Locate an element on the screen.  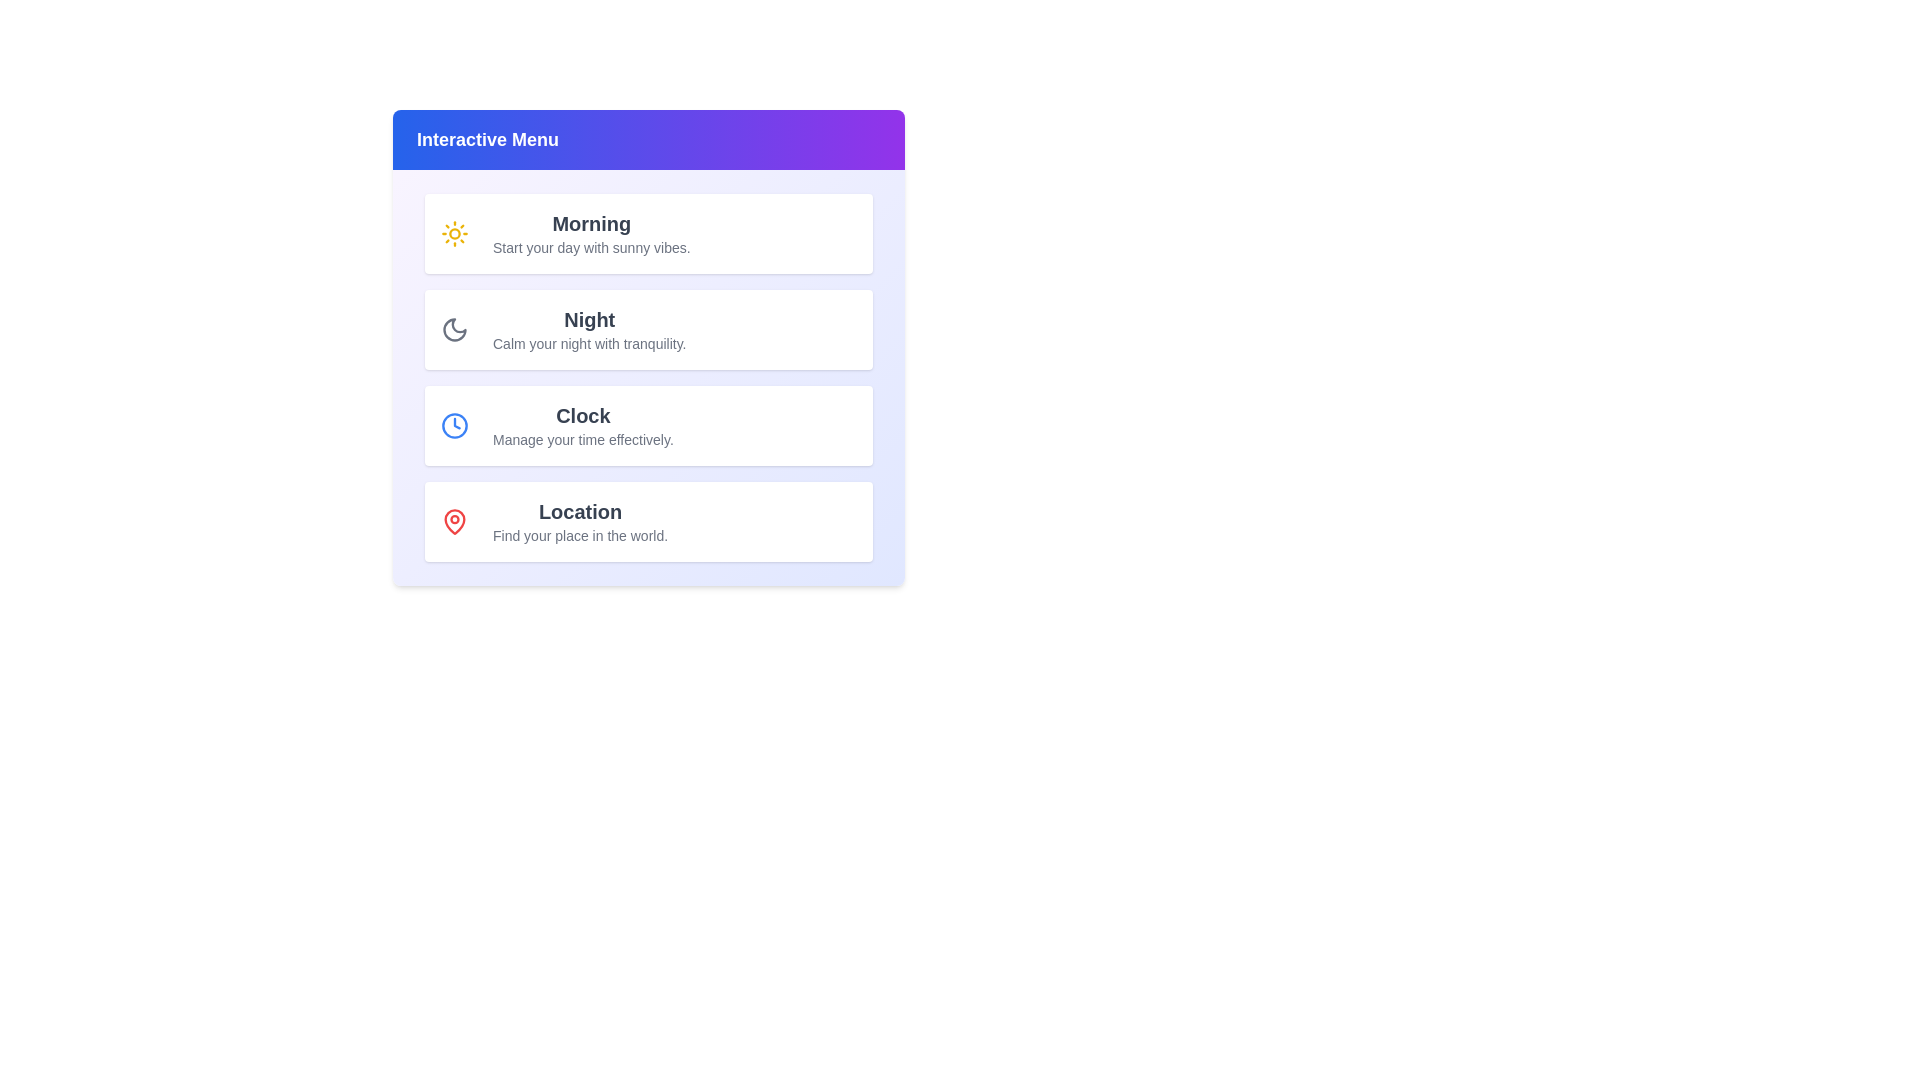
the Night menu item to select it is located at coordinates (648, 329).